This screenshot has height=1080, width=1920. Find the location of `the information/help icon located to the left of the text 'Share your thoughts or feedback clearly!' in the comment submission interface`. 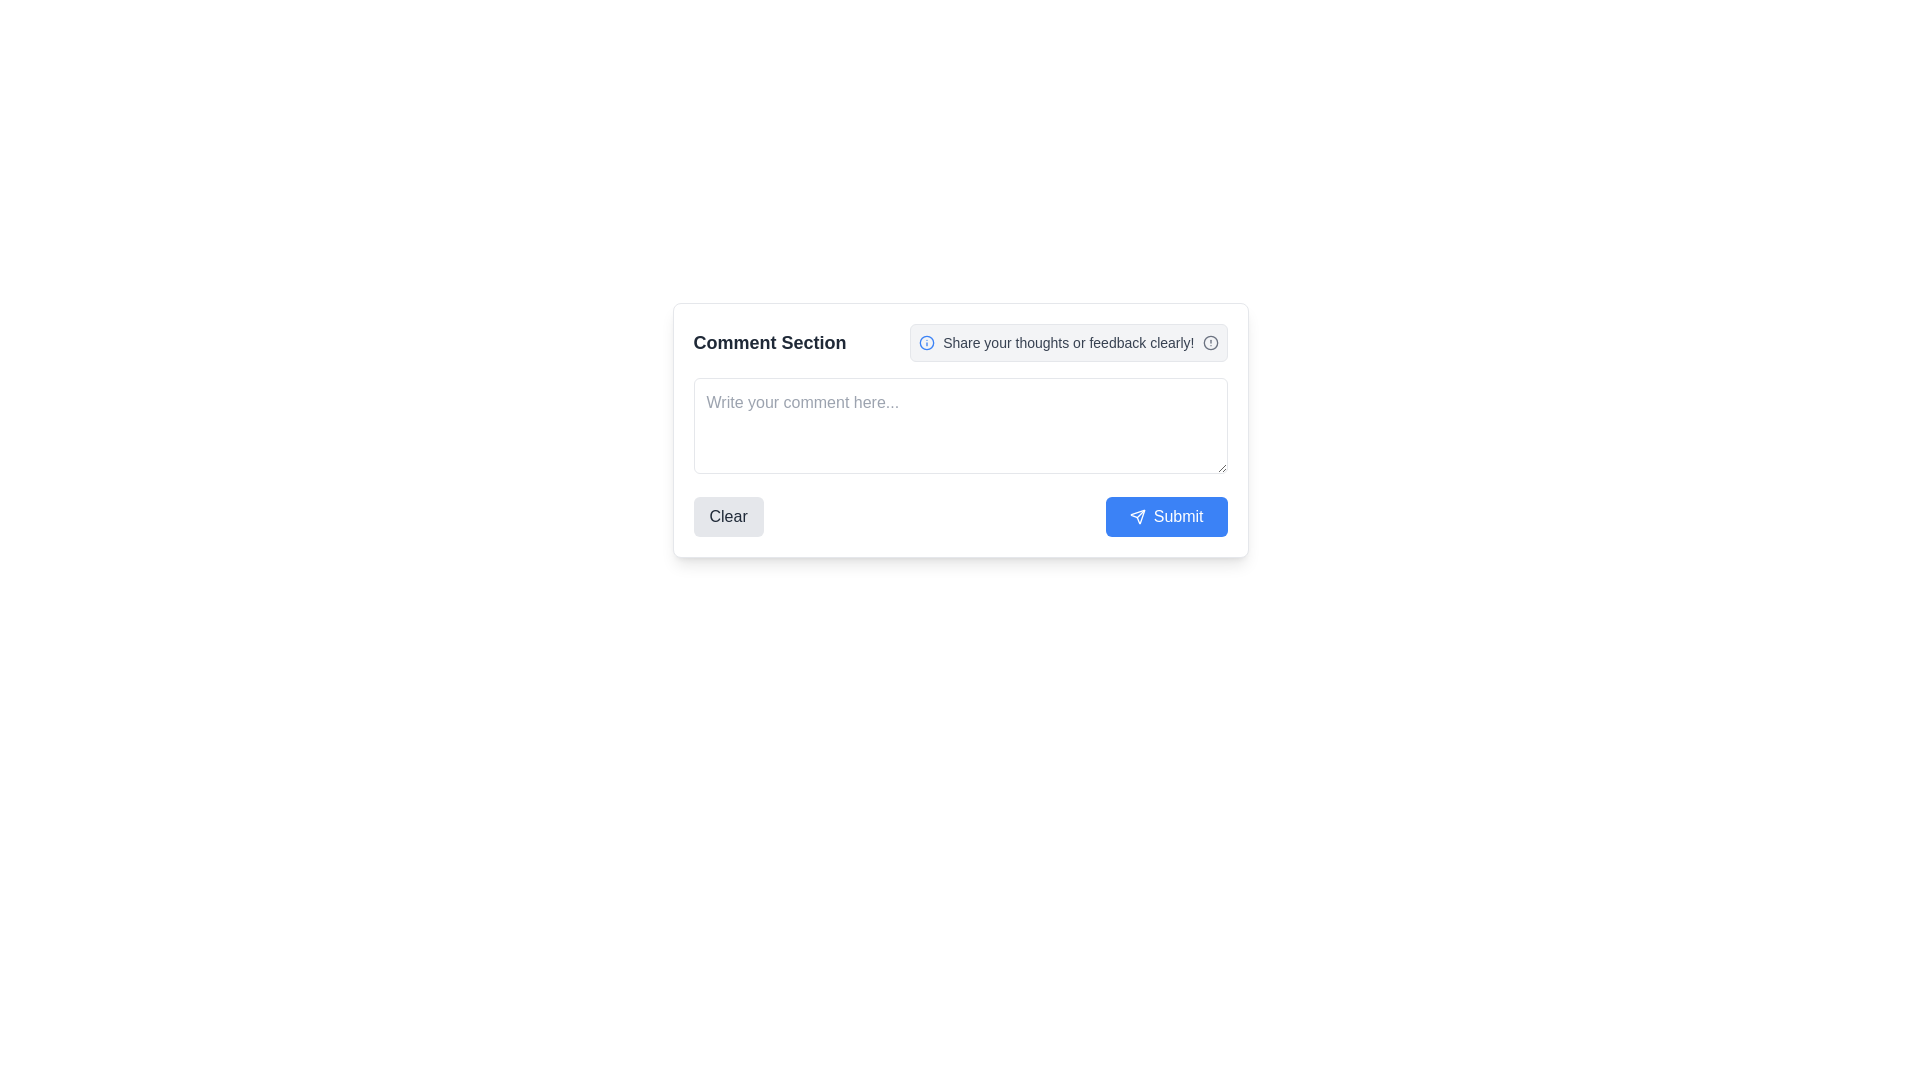

the information/help icon located to the left of the text 'Share your thoughts or feedback clearly!' in the comment submission interface is located at coordinates (925, 342).